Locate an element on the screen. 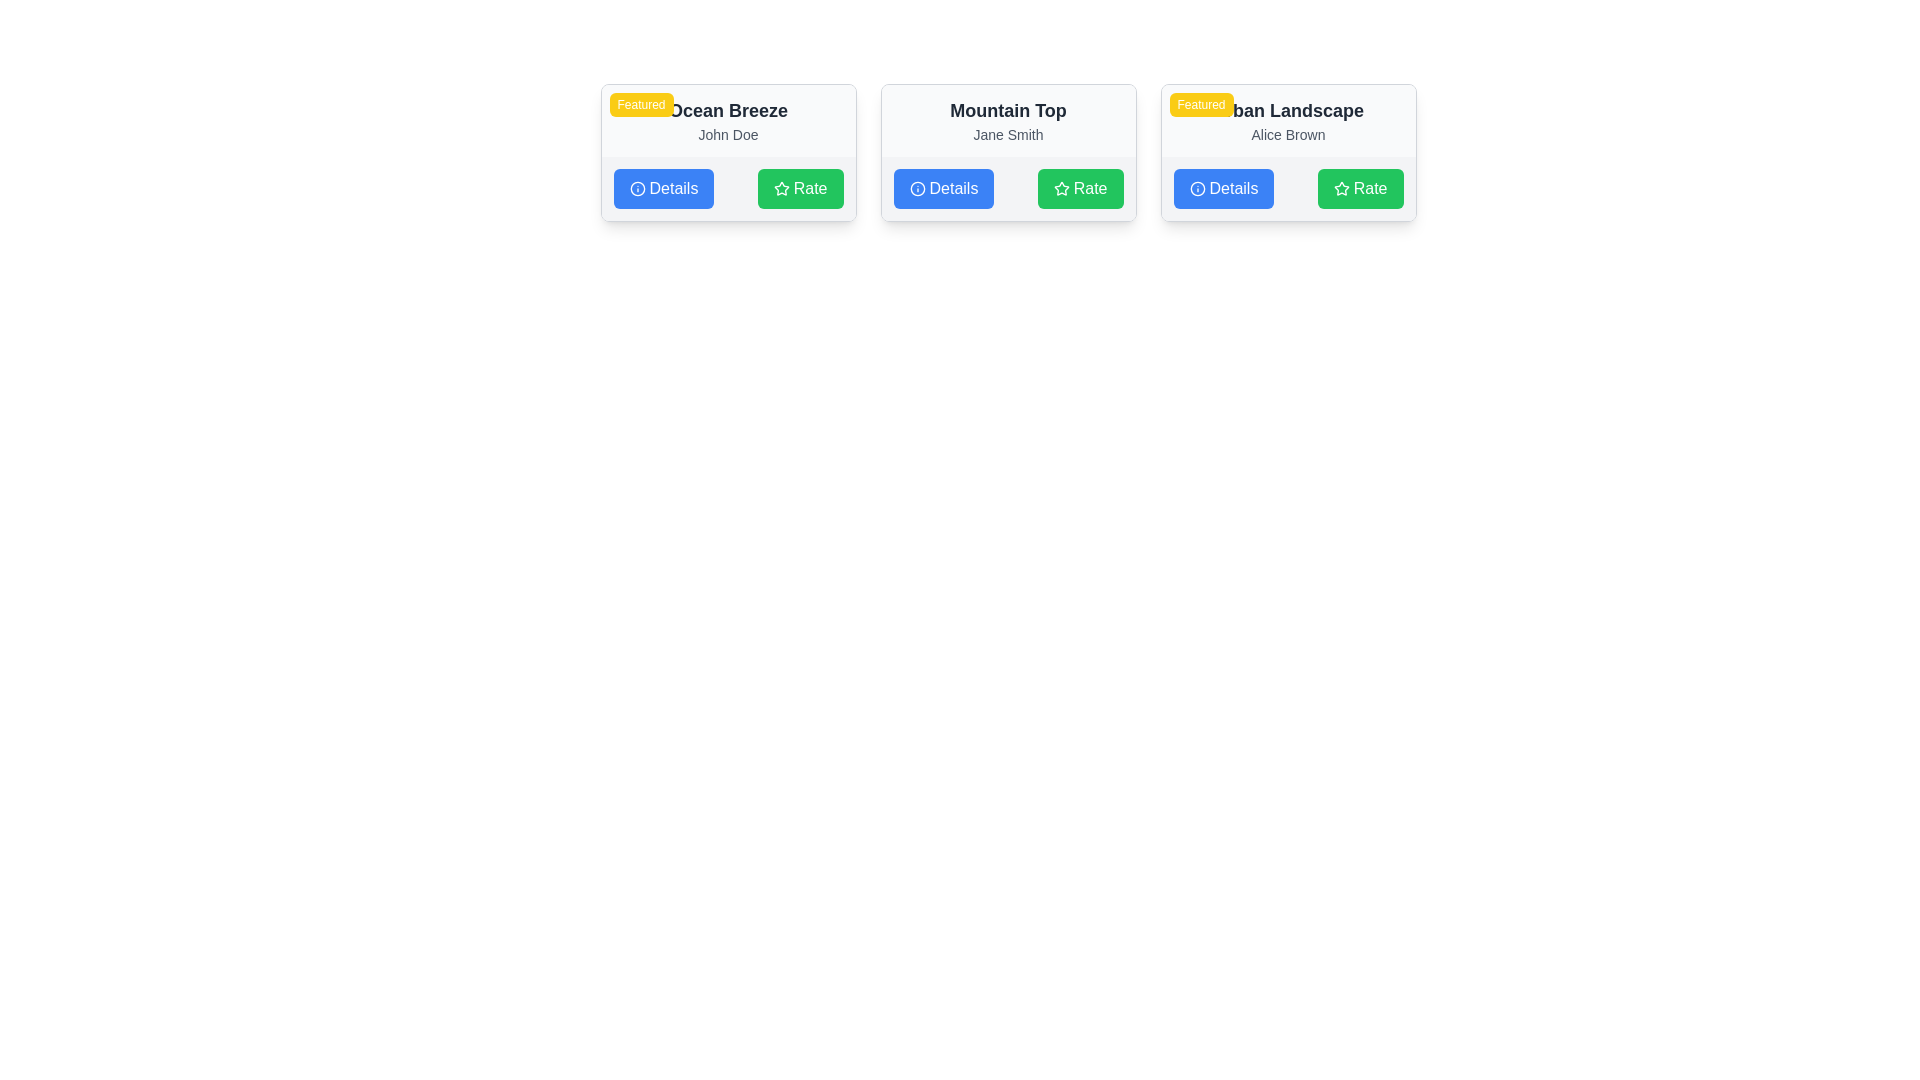 This screenshot has width=1920, height=1080. the yellow 'Featured' badge label located at the top-left corner of the 'Ocean Breeze' card is located at coordinates (641, 104).